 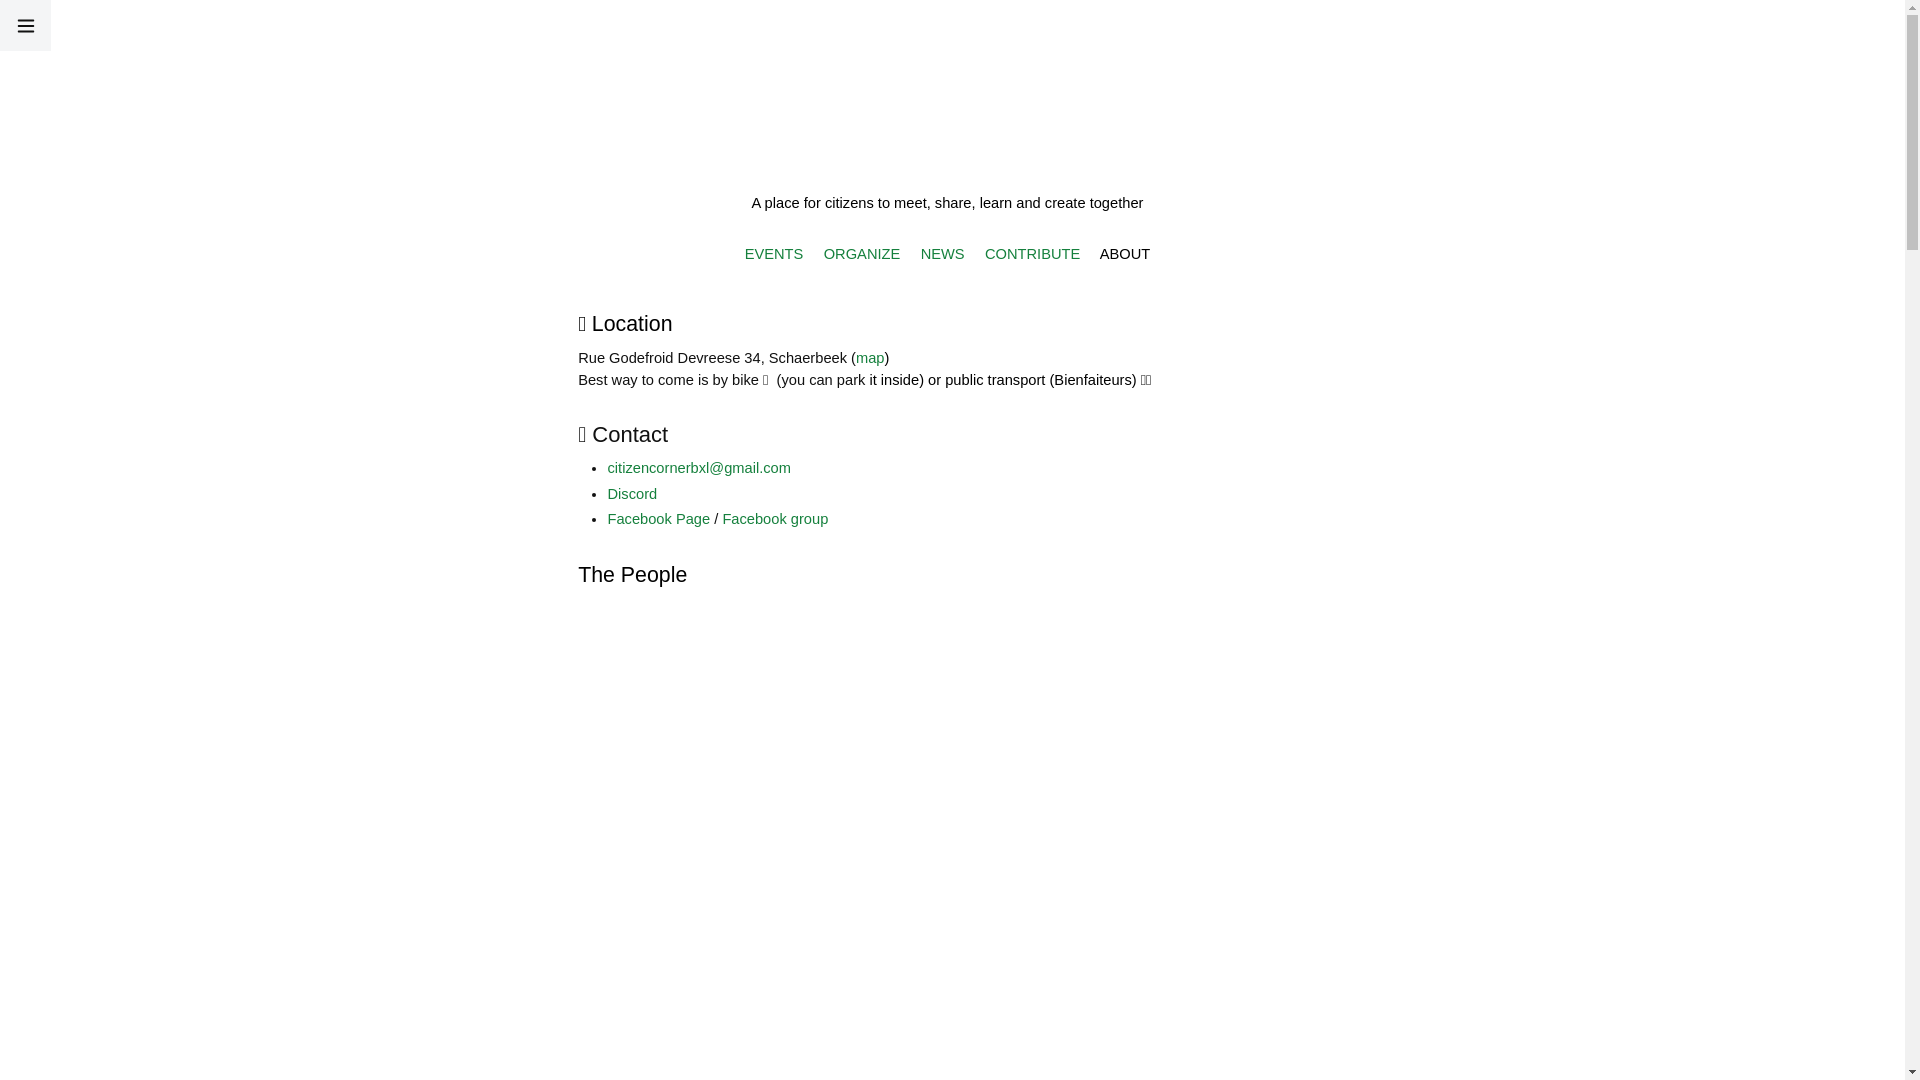 I want to click on 'citizencornerbxl@gmail.com', so click(x=698, y=467).